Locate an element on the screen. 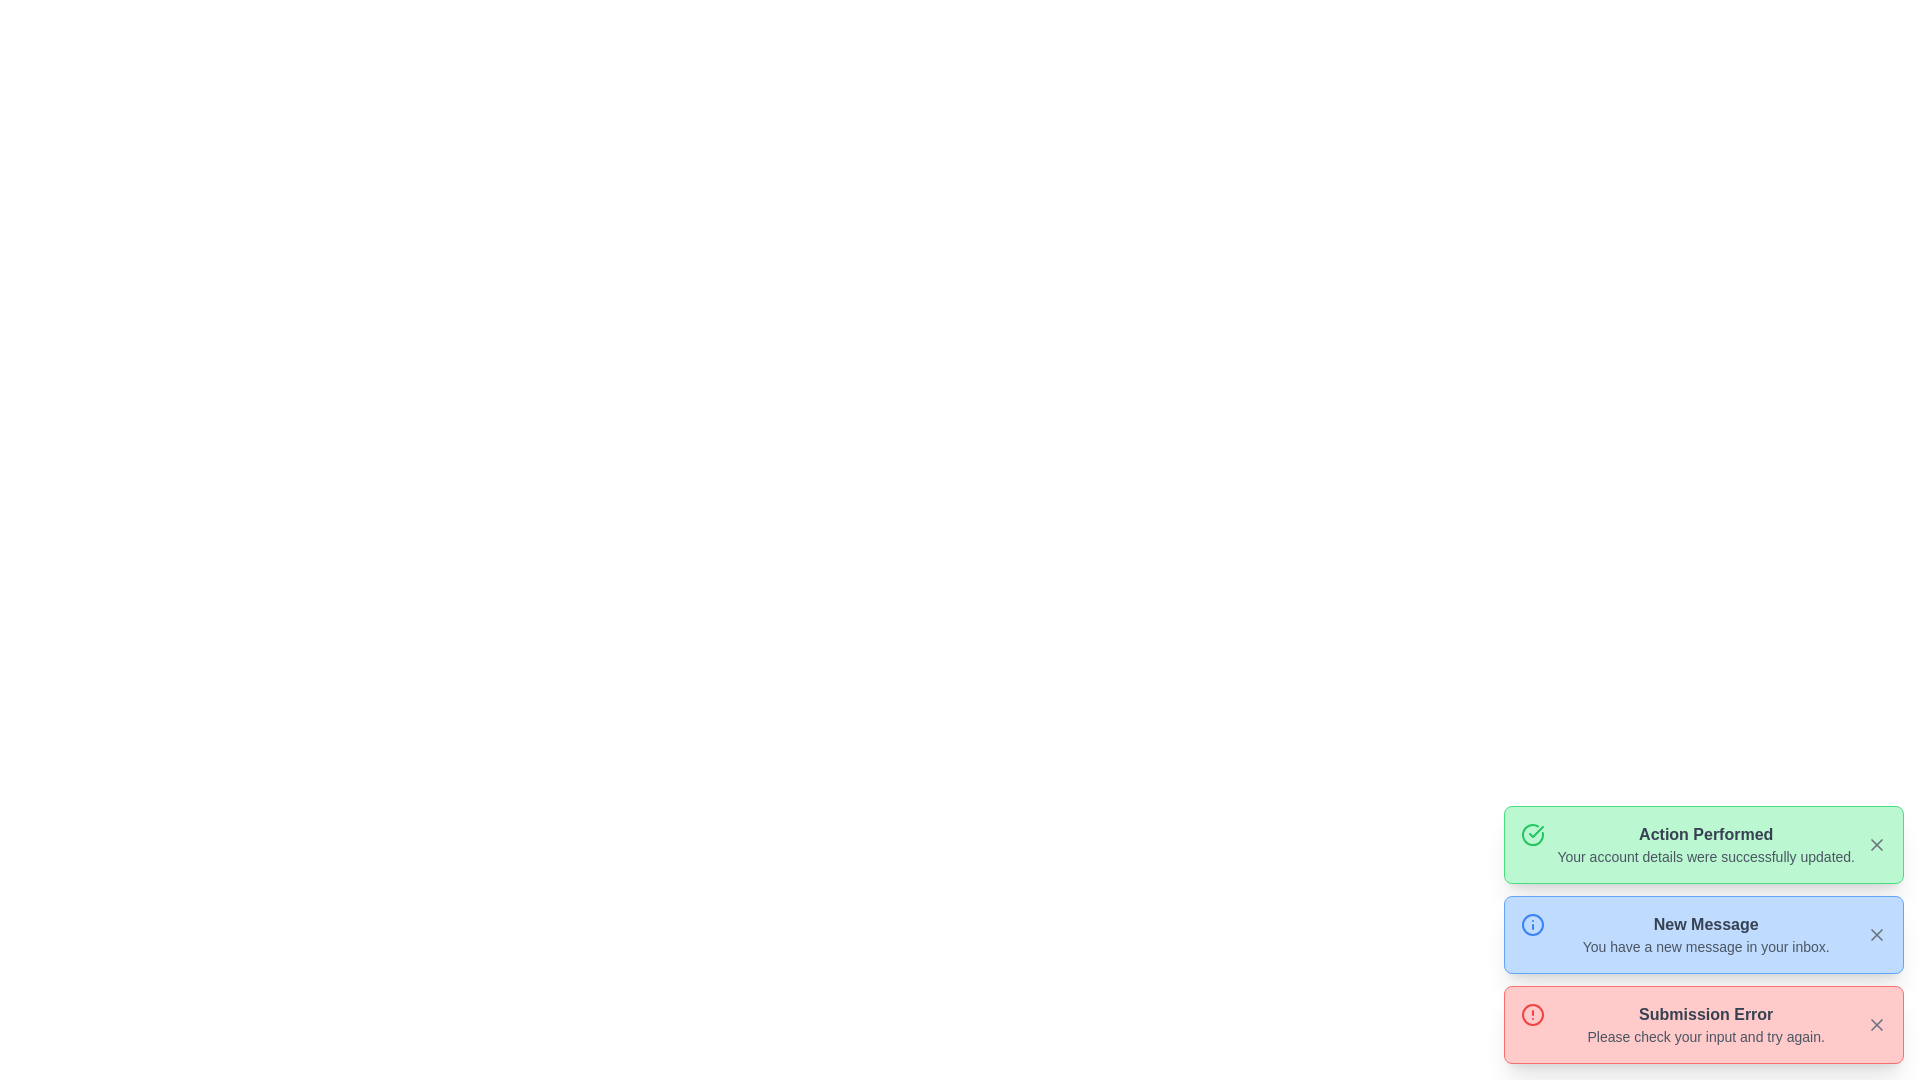 This screenshot has width=1920, height=1080. the diagonal cross icon button located at the lower-right corner of the 'Submission Error' message box to trigger tooltip or focus effects is located at coordinates (1875, 1025).